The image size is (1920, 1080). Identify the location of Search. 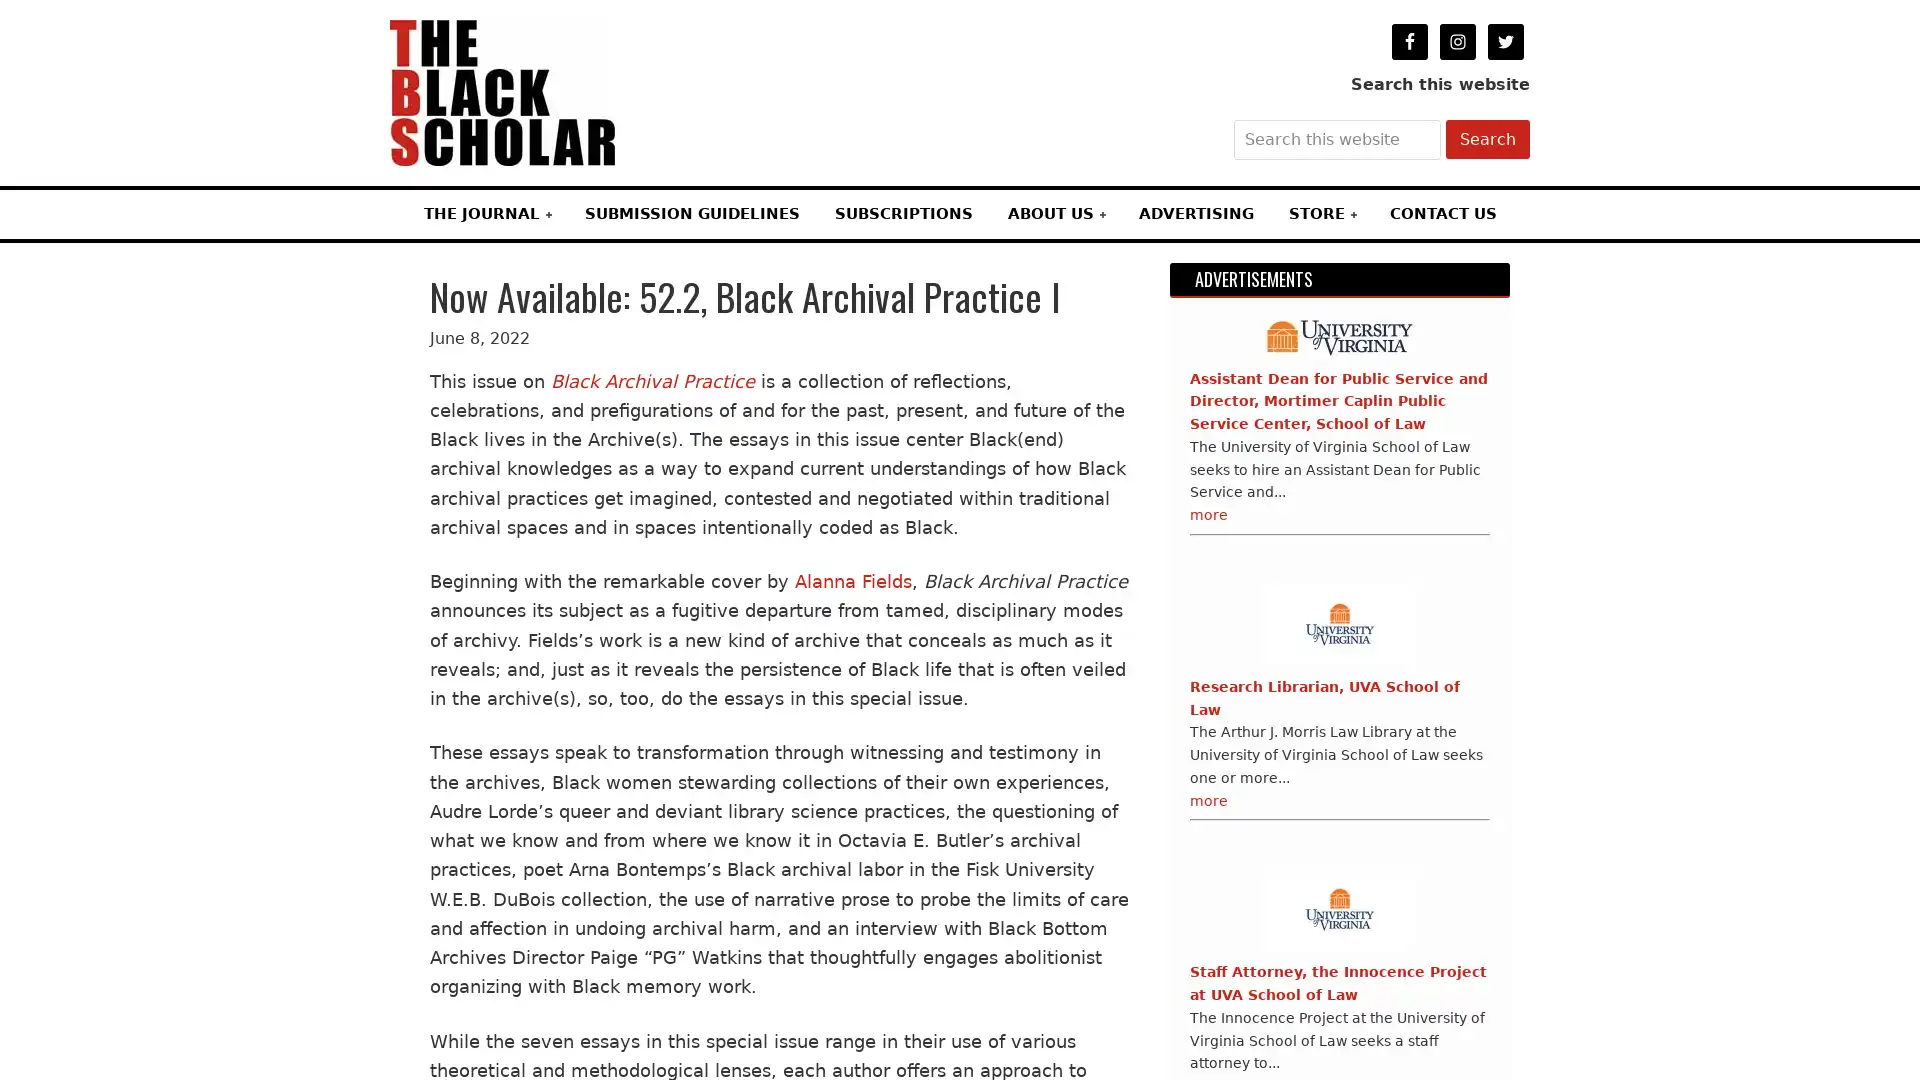
(1488, 138).